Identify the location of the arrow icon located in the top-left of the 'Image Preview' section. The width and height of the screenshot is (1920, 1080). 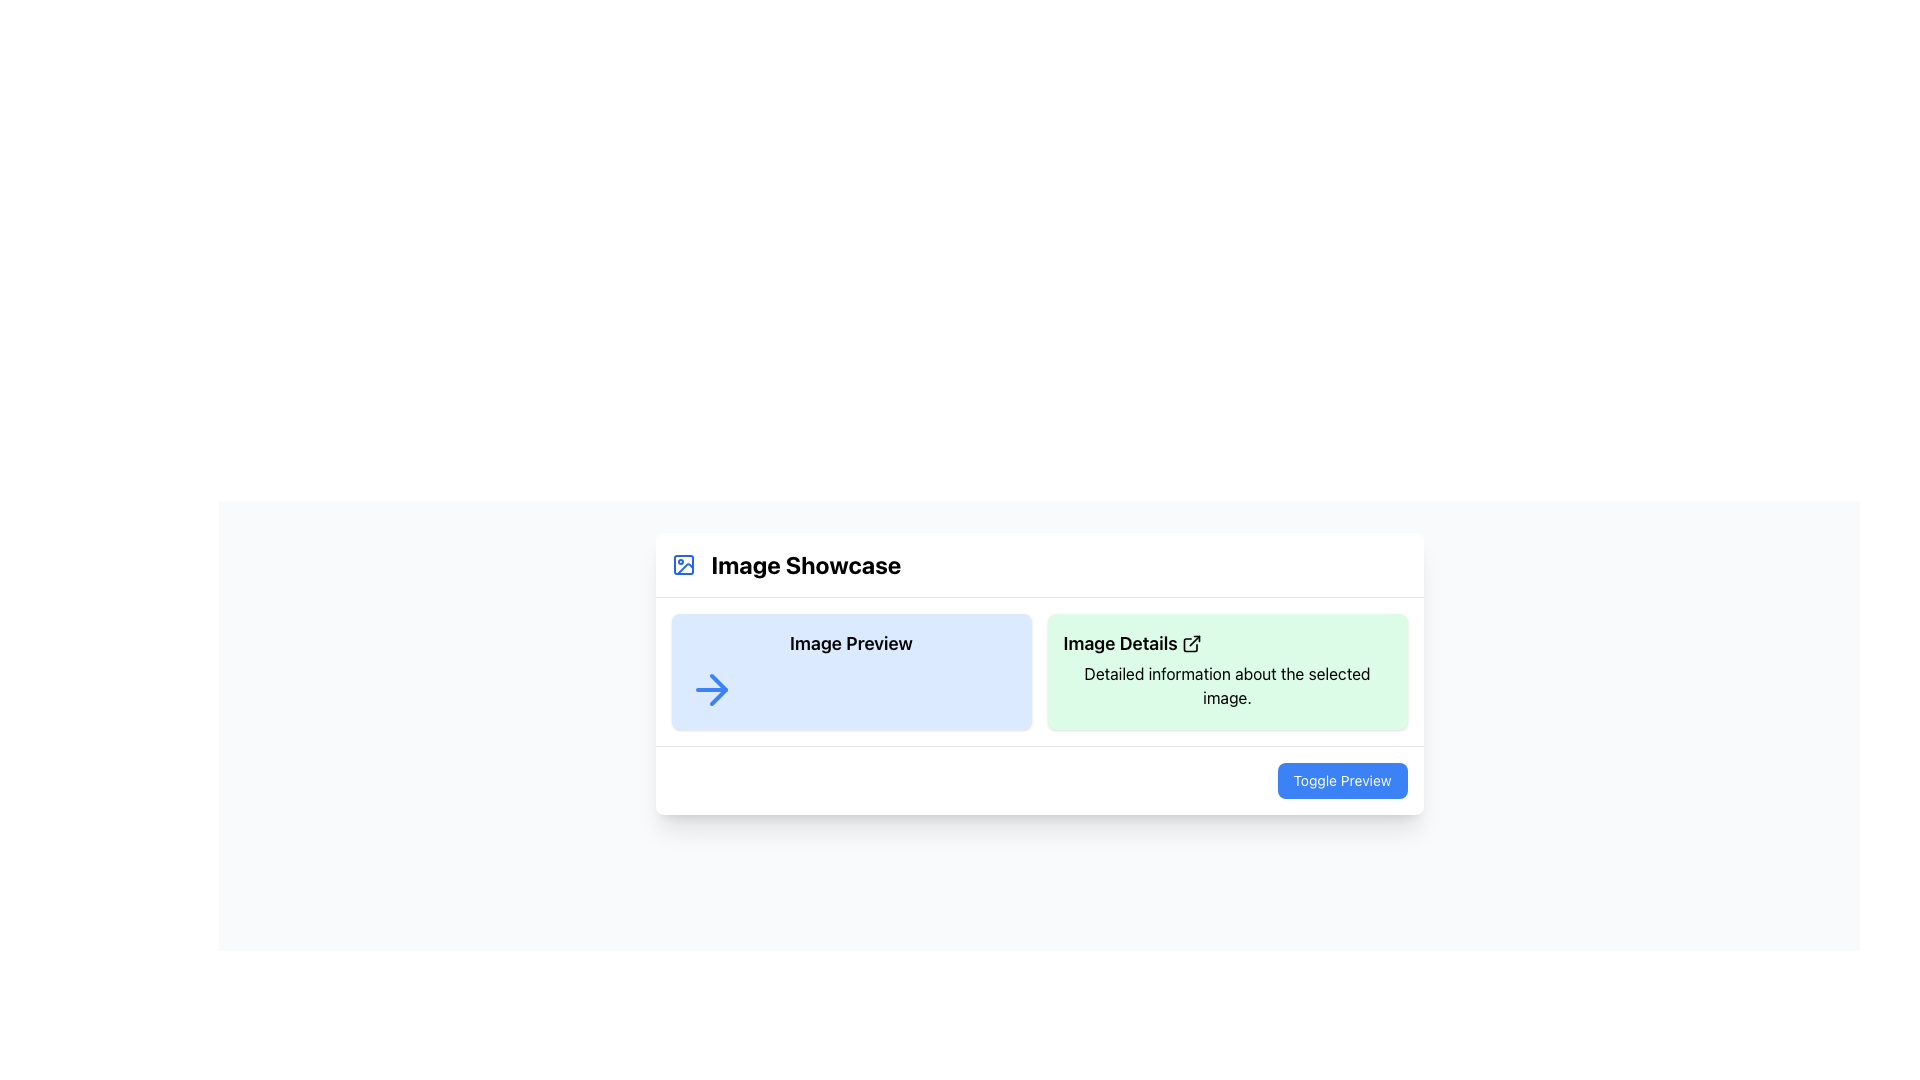
(711, 689).